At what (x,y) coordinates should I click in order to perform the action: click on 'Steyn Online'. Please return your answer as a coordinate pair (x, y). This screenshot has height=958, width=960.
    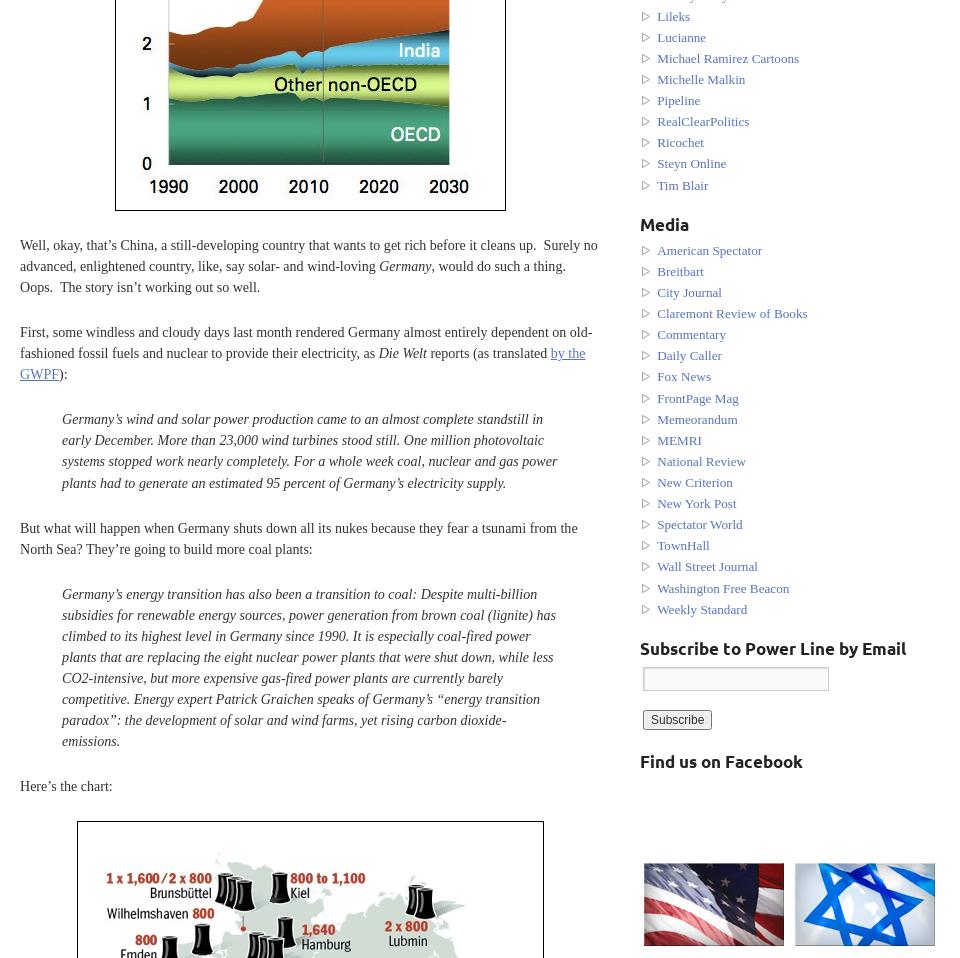
    Looking at the image, I should click on (691, 162).